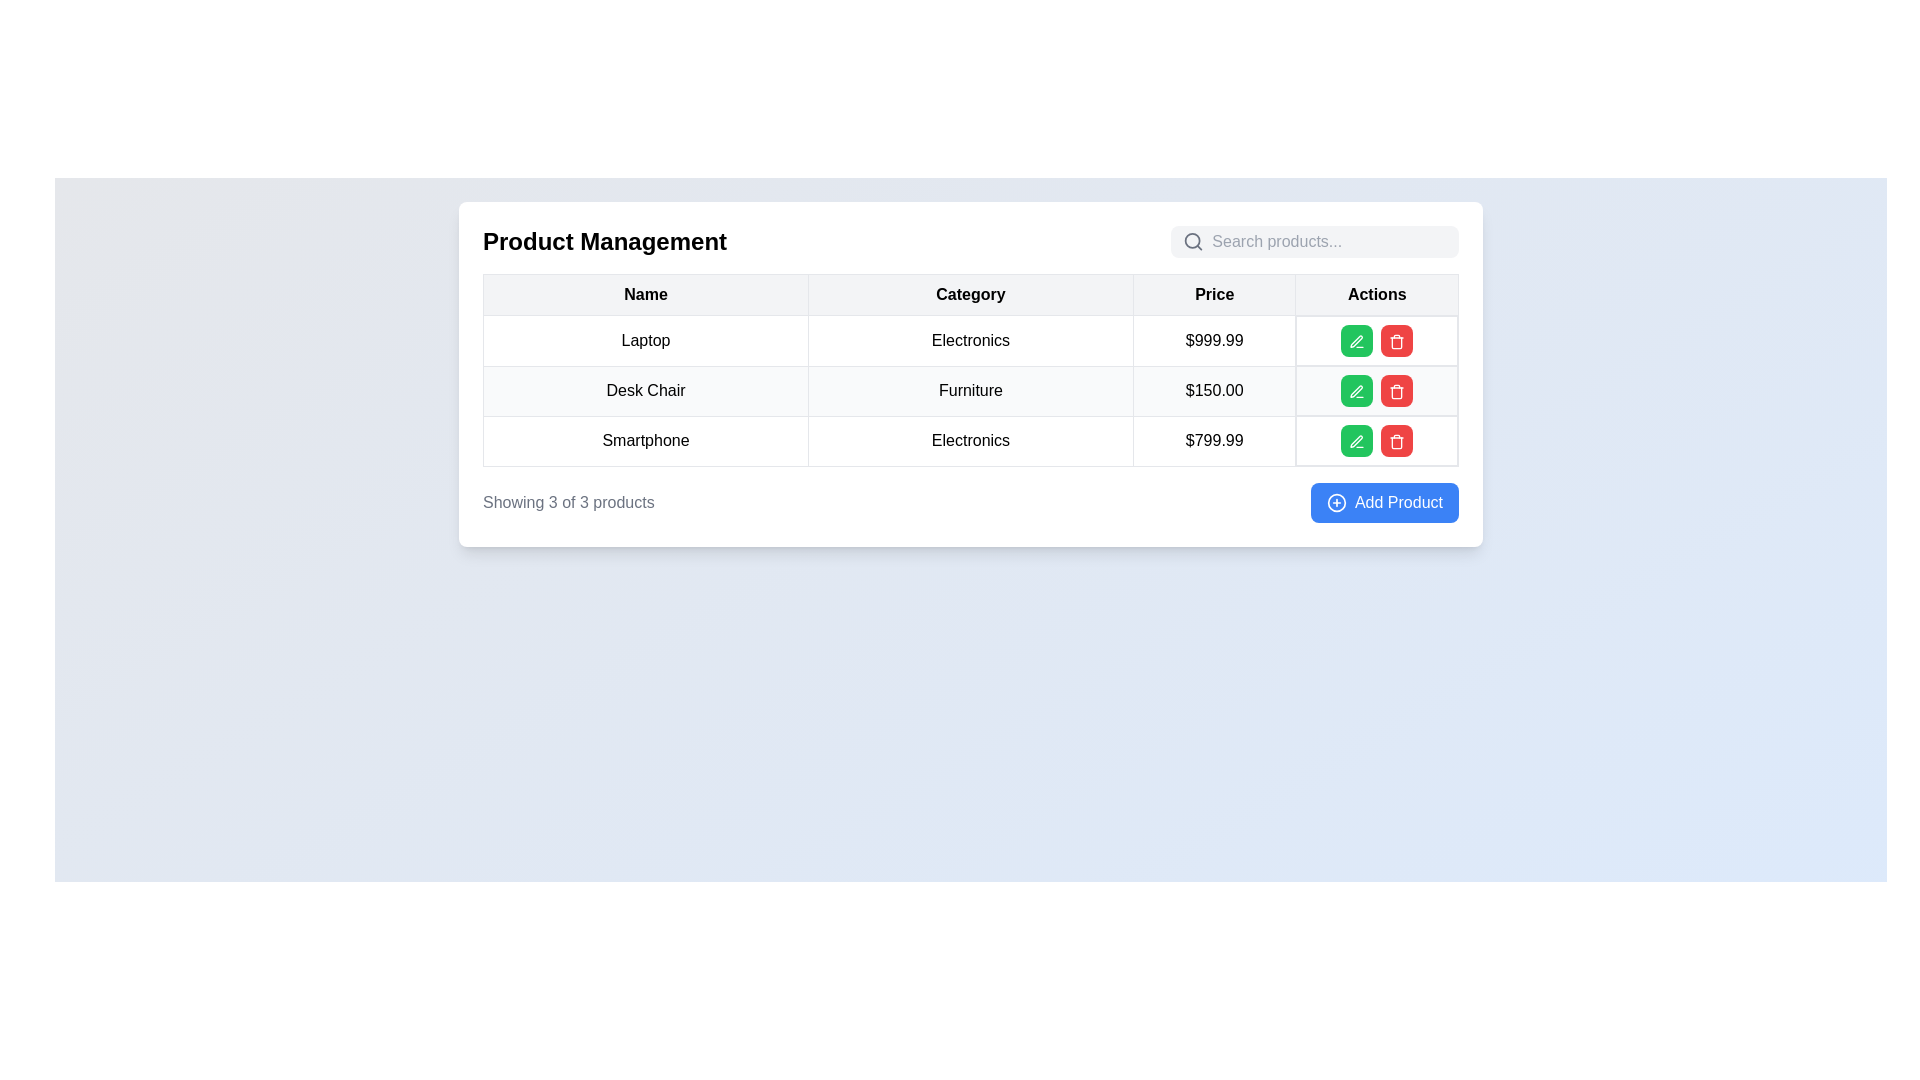 This screenshot has height=1080, width=1920. I want to click on the fourth column header of the table, which is located in the upper-right corner and signifies the purpose of the column containing actionable items, so click(1376, 294).